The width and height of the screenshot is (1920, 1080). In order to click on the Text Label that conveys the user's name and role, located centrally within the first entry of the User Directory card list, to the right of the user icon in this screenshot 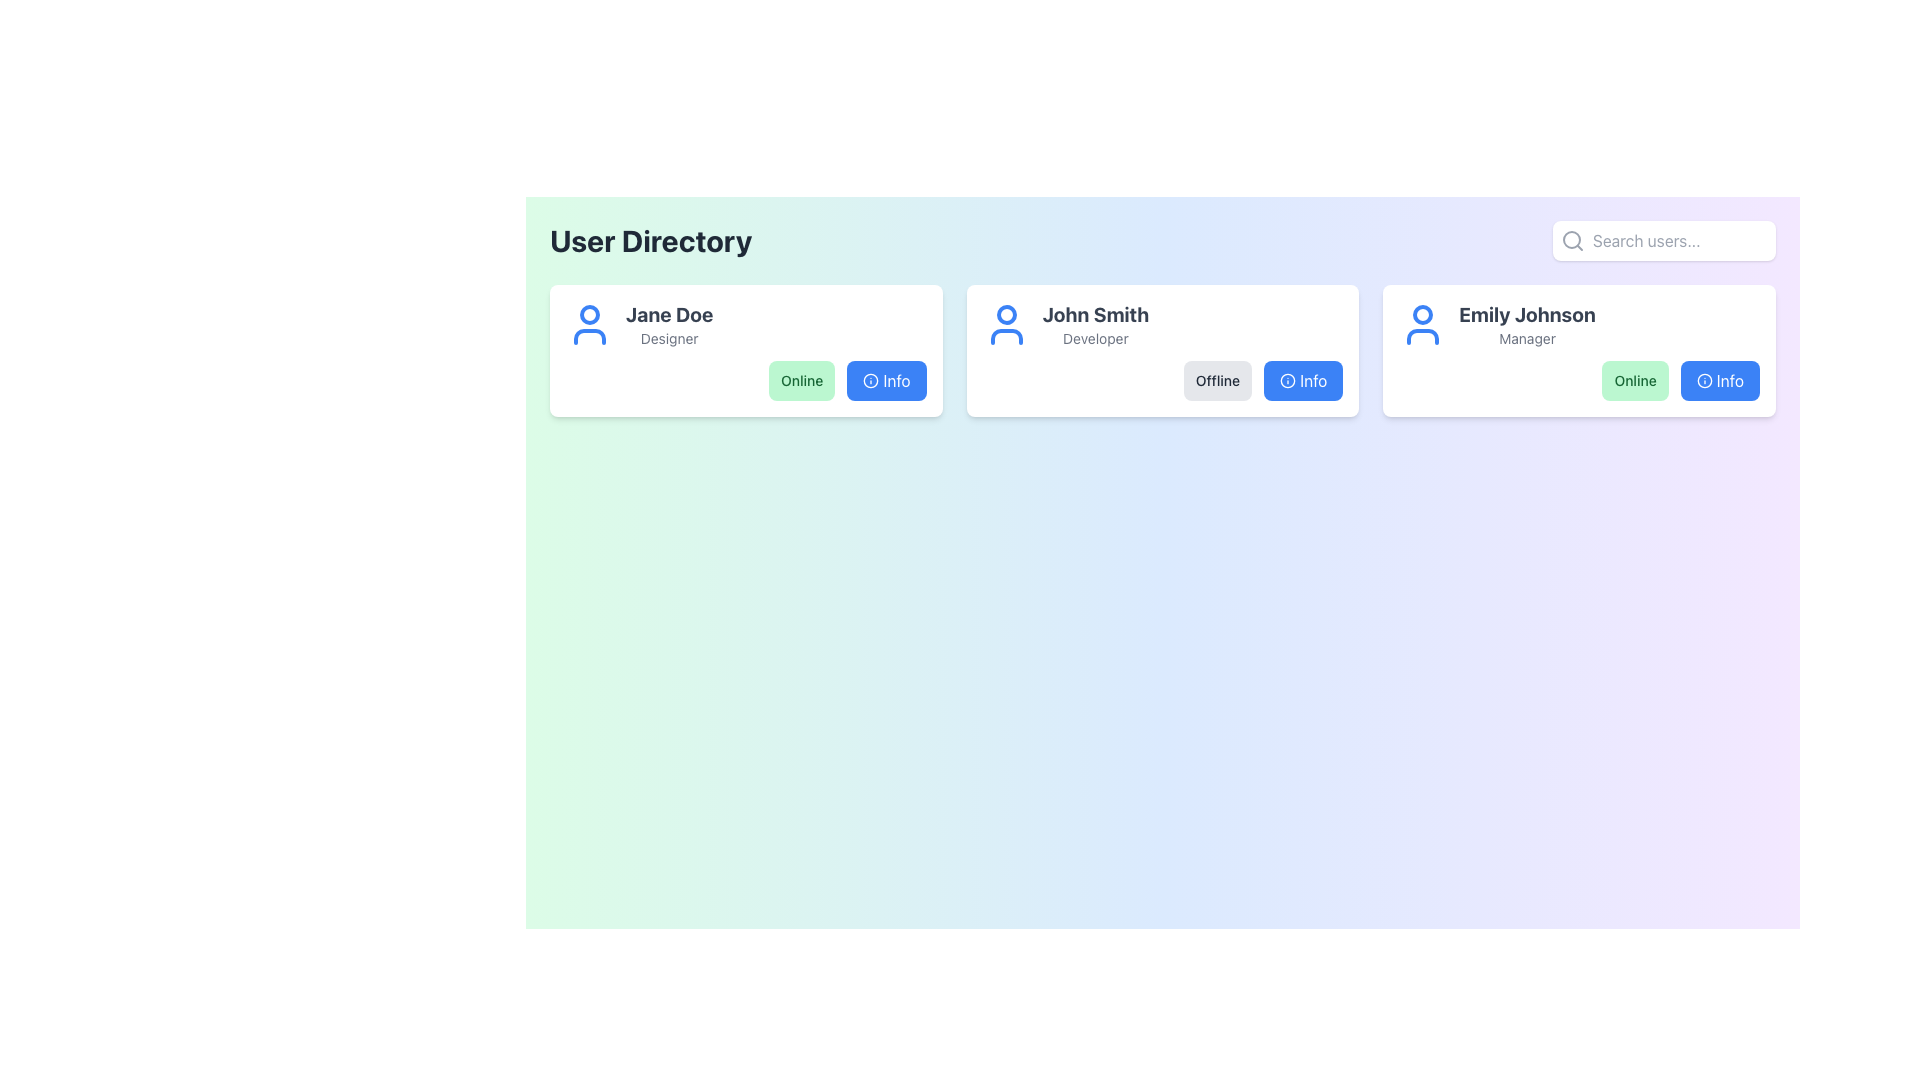, I will do `click(669, 323)`.